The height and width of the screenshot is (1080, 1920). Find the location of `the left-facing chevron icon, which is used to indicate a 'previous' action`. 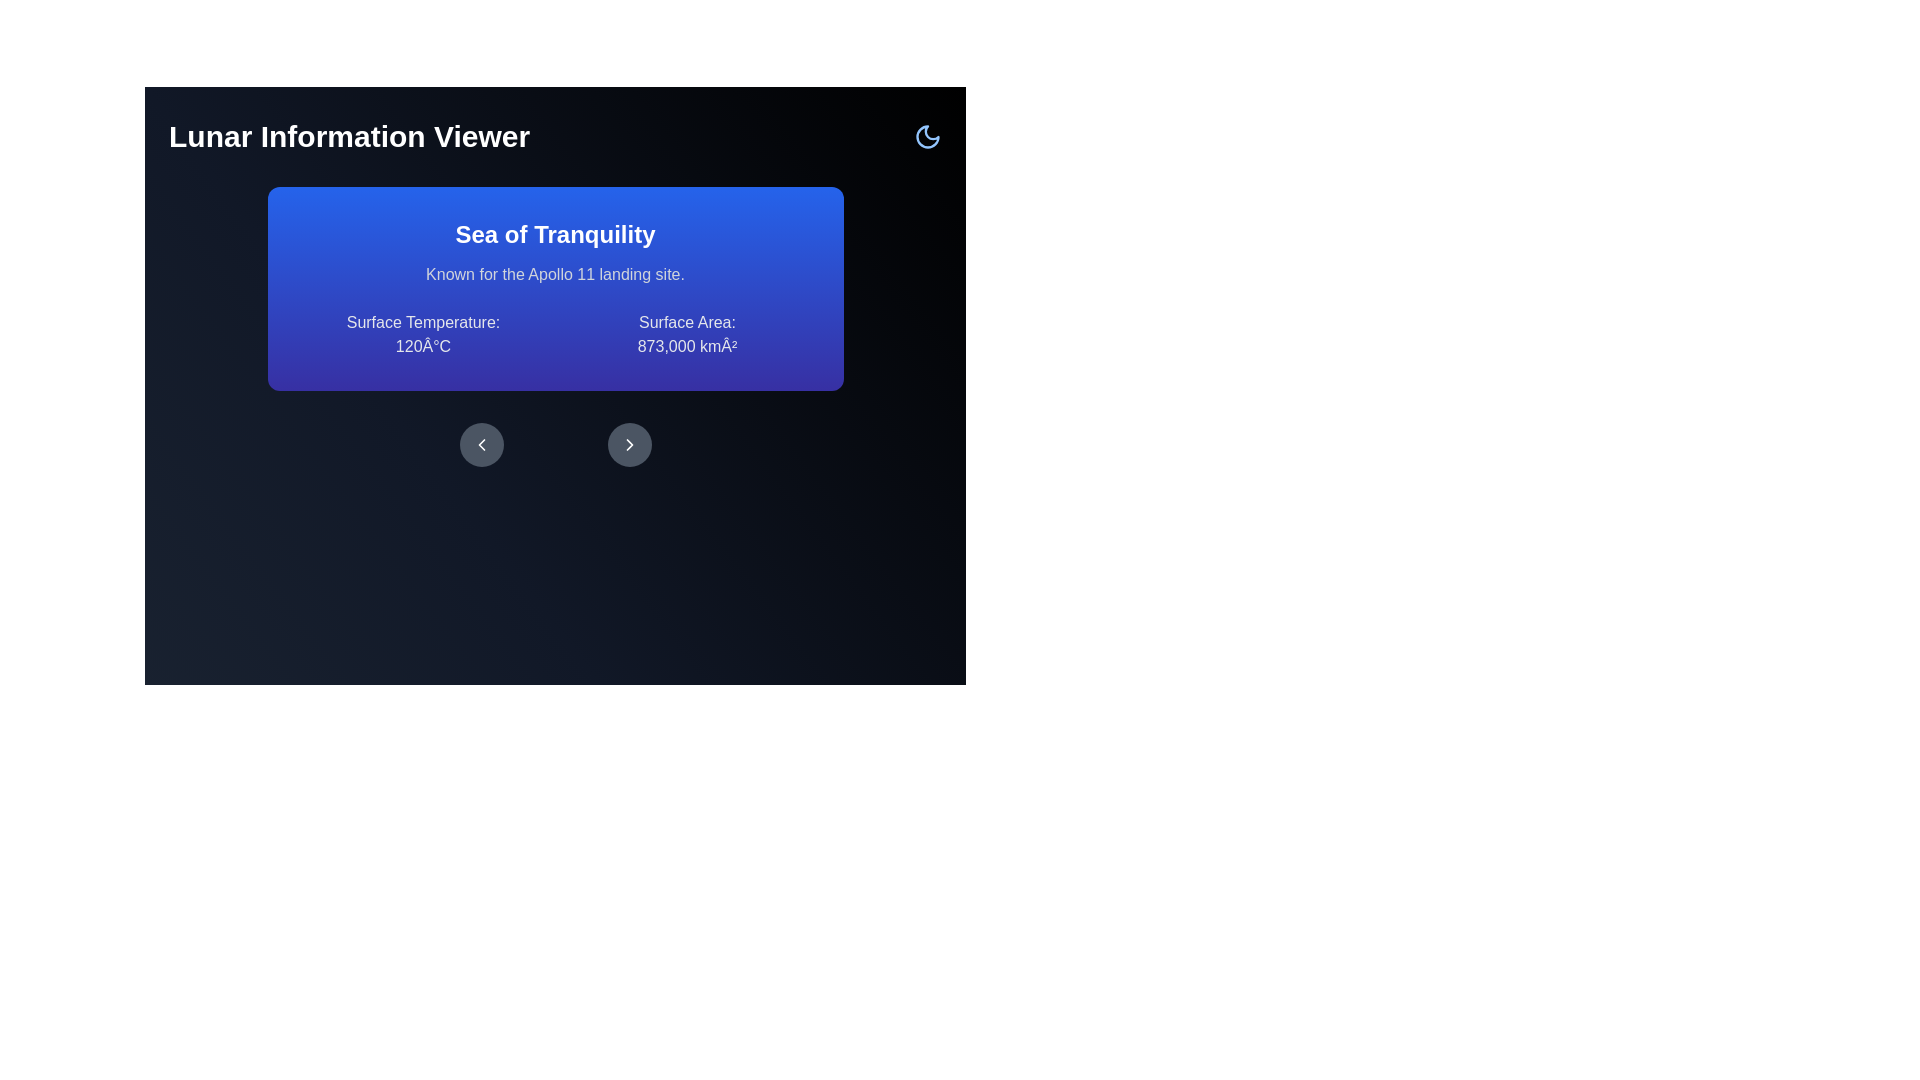

the left-facing chevron icon, which is used to indicate a 'previous' action is located at coordinates (481, 443).